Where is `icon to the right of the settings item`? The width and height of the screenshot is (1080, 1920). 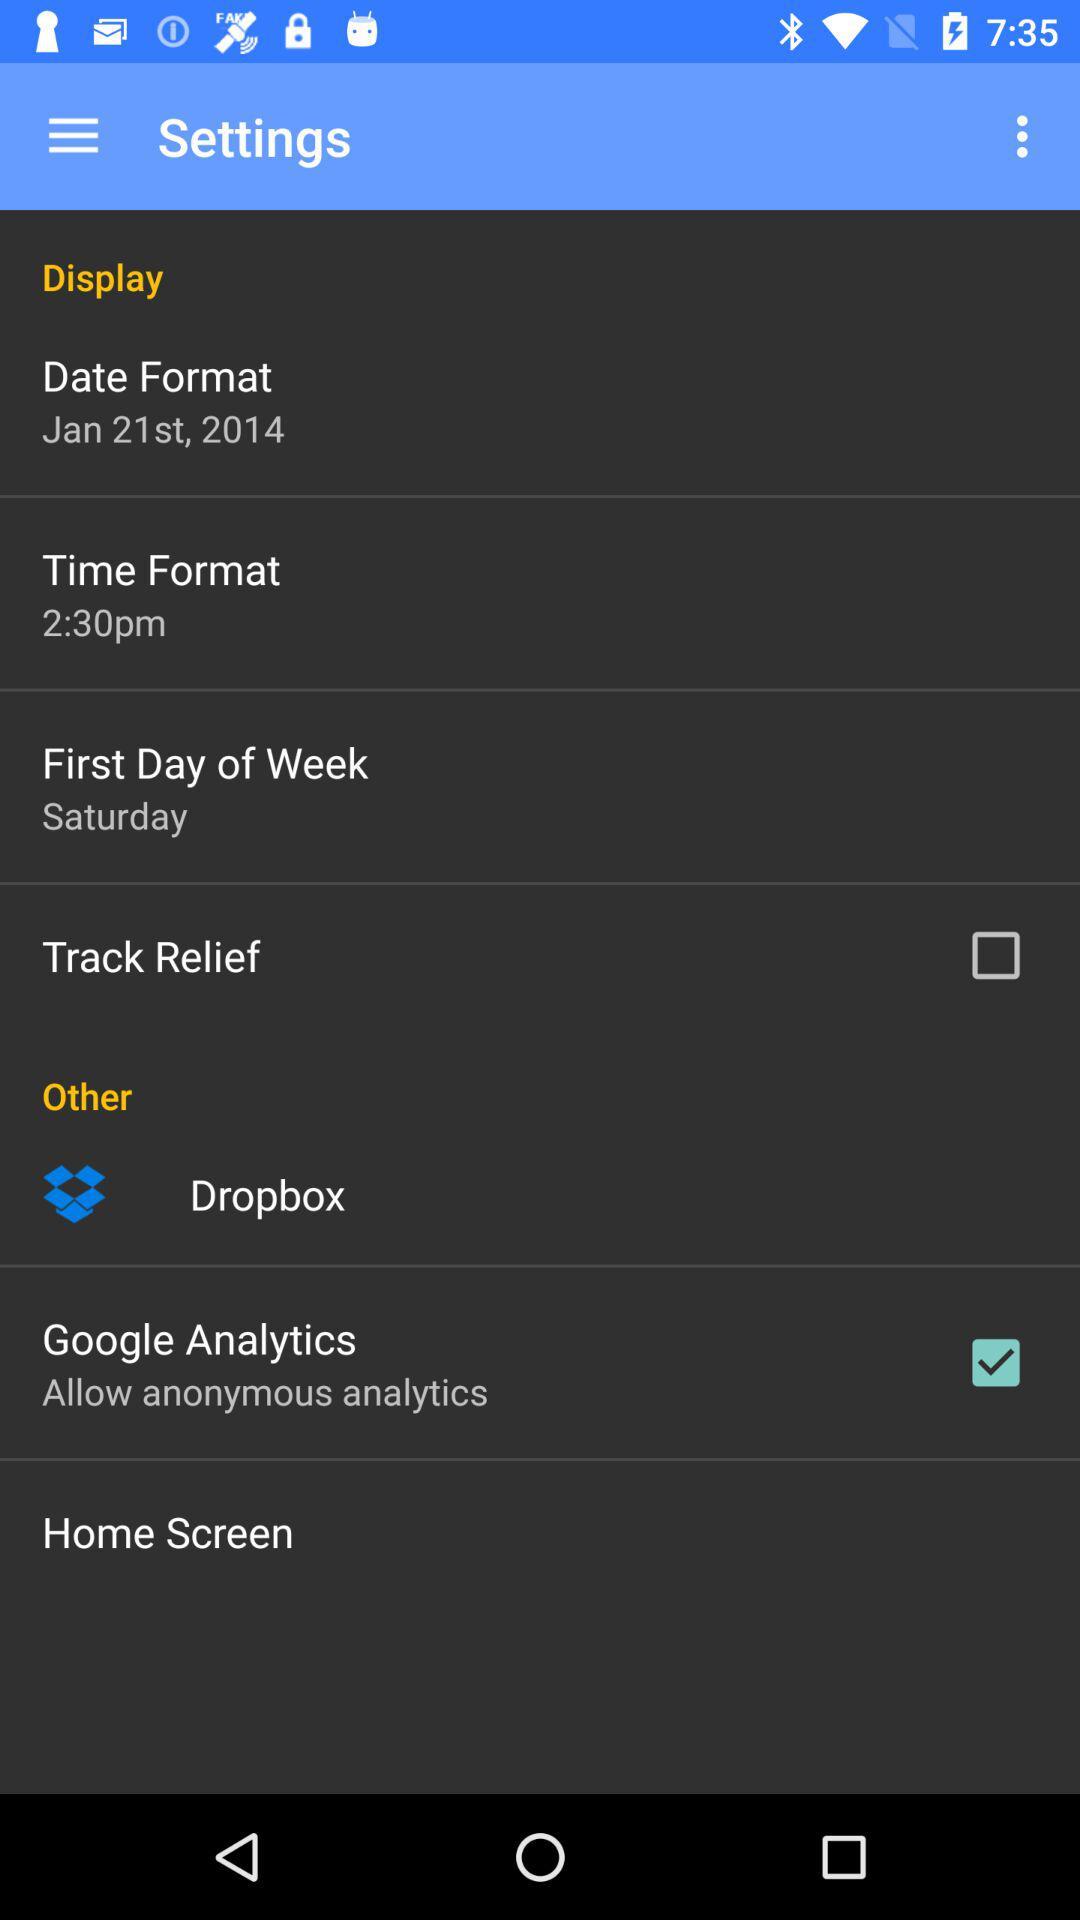 icon to the right of the settings item is located at coordinates (1027, 135).